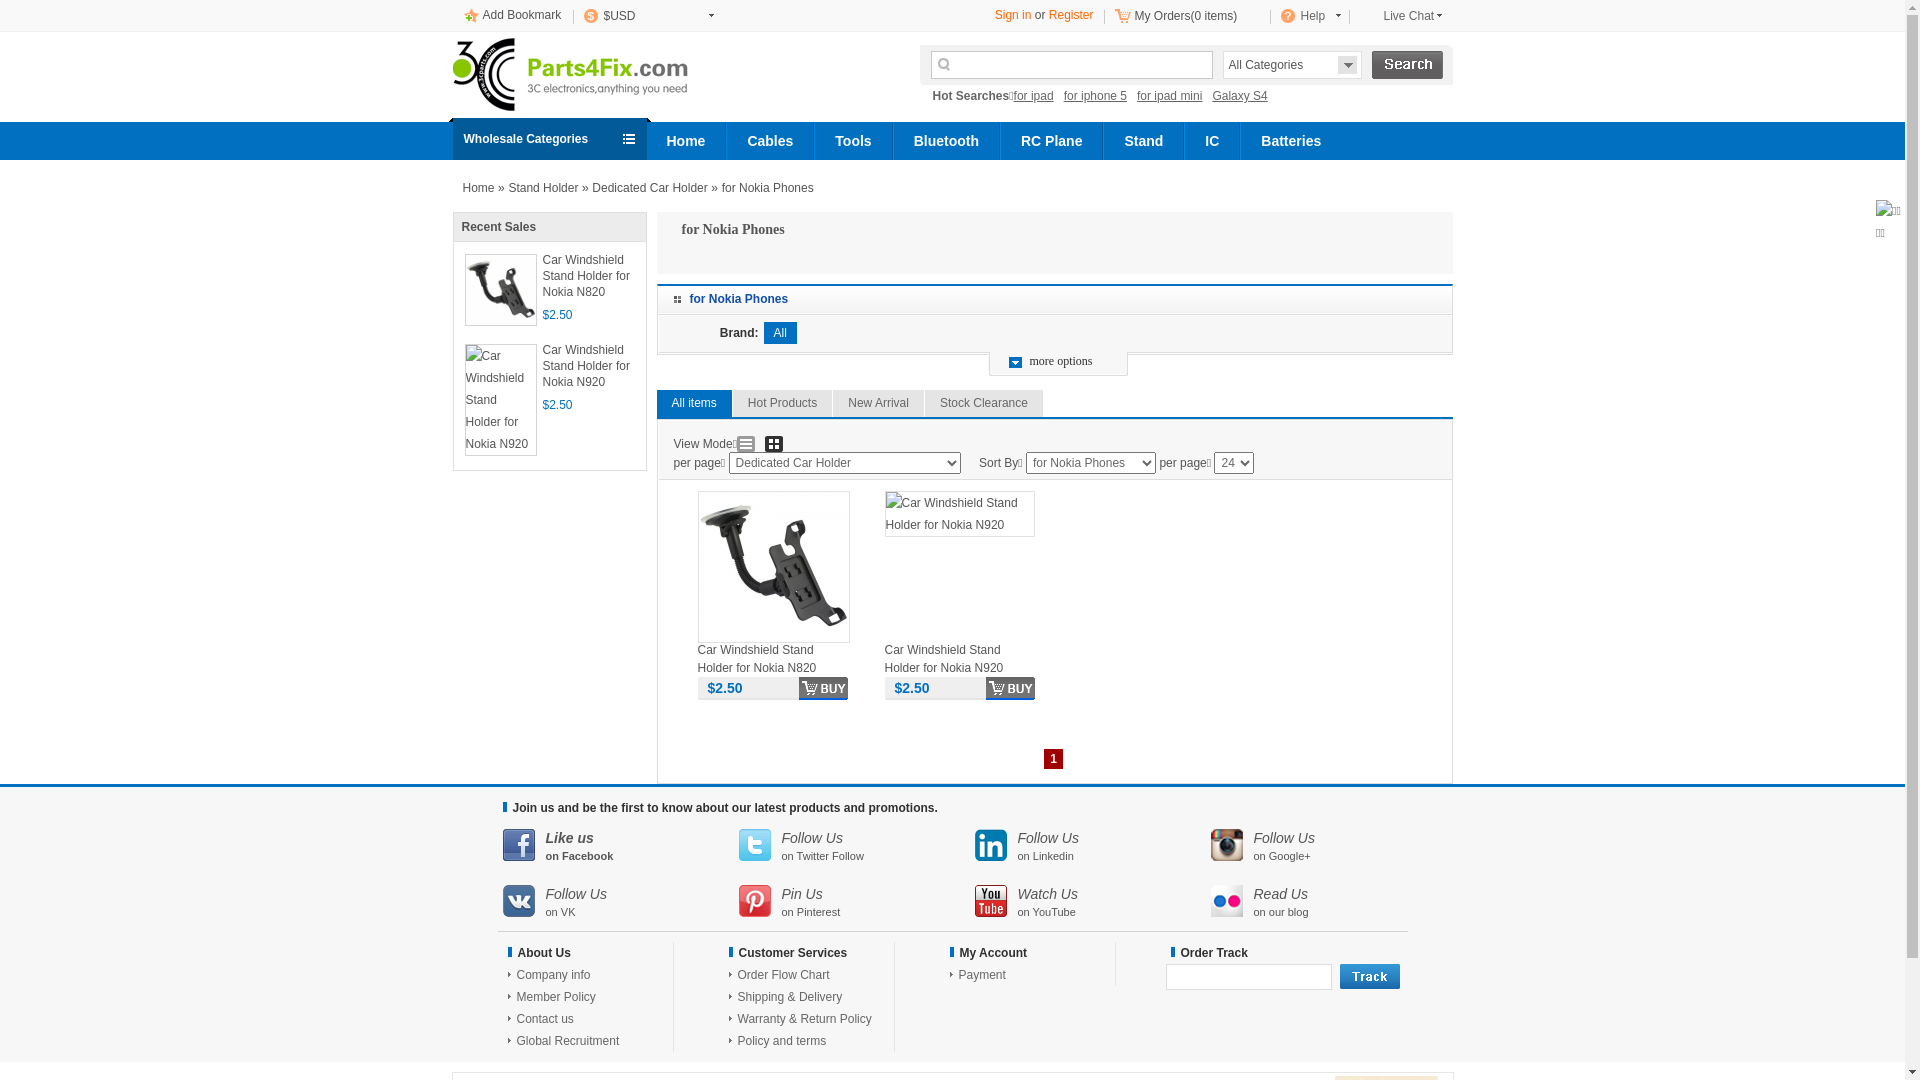 Image resolution: width=1920 pixels, height=1080 pixels. What do you see at coordinates (1328, 845) in the screenshot?
I see `'Follow Us` at bounding box center [1328, 845].